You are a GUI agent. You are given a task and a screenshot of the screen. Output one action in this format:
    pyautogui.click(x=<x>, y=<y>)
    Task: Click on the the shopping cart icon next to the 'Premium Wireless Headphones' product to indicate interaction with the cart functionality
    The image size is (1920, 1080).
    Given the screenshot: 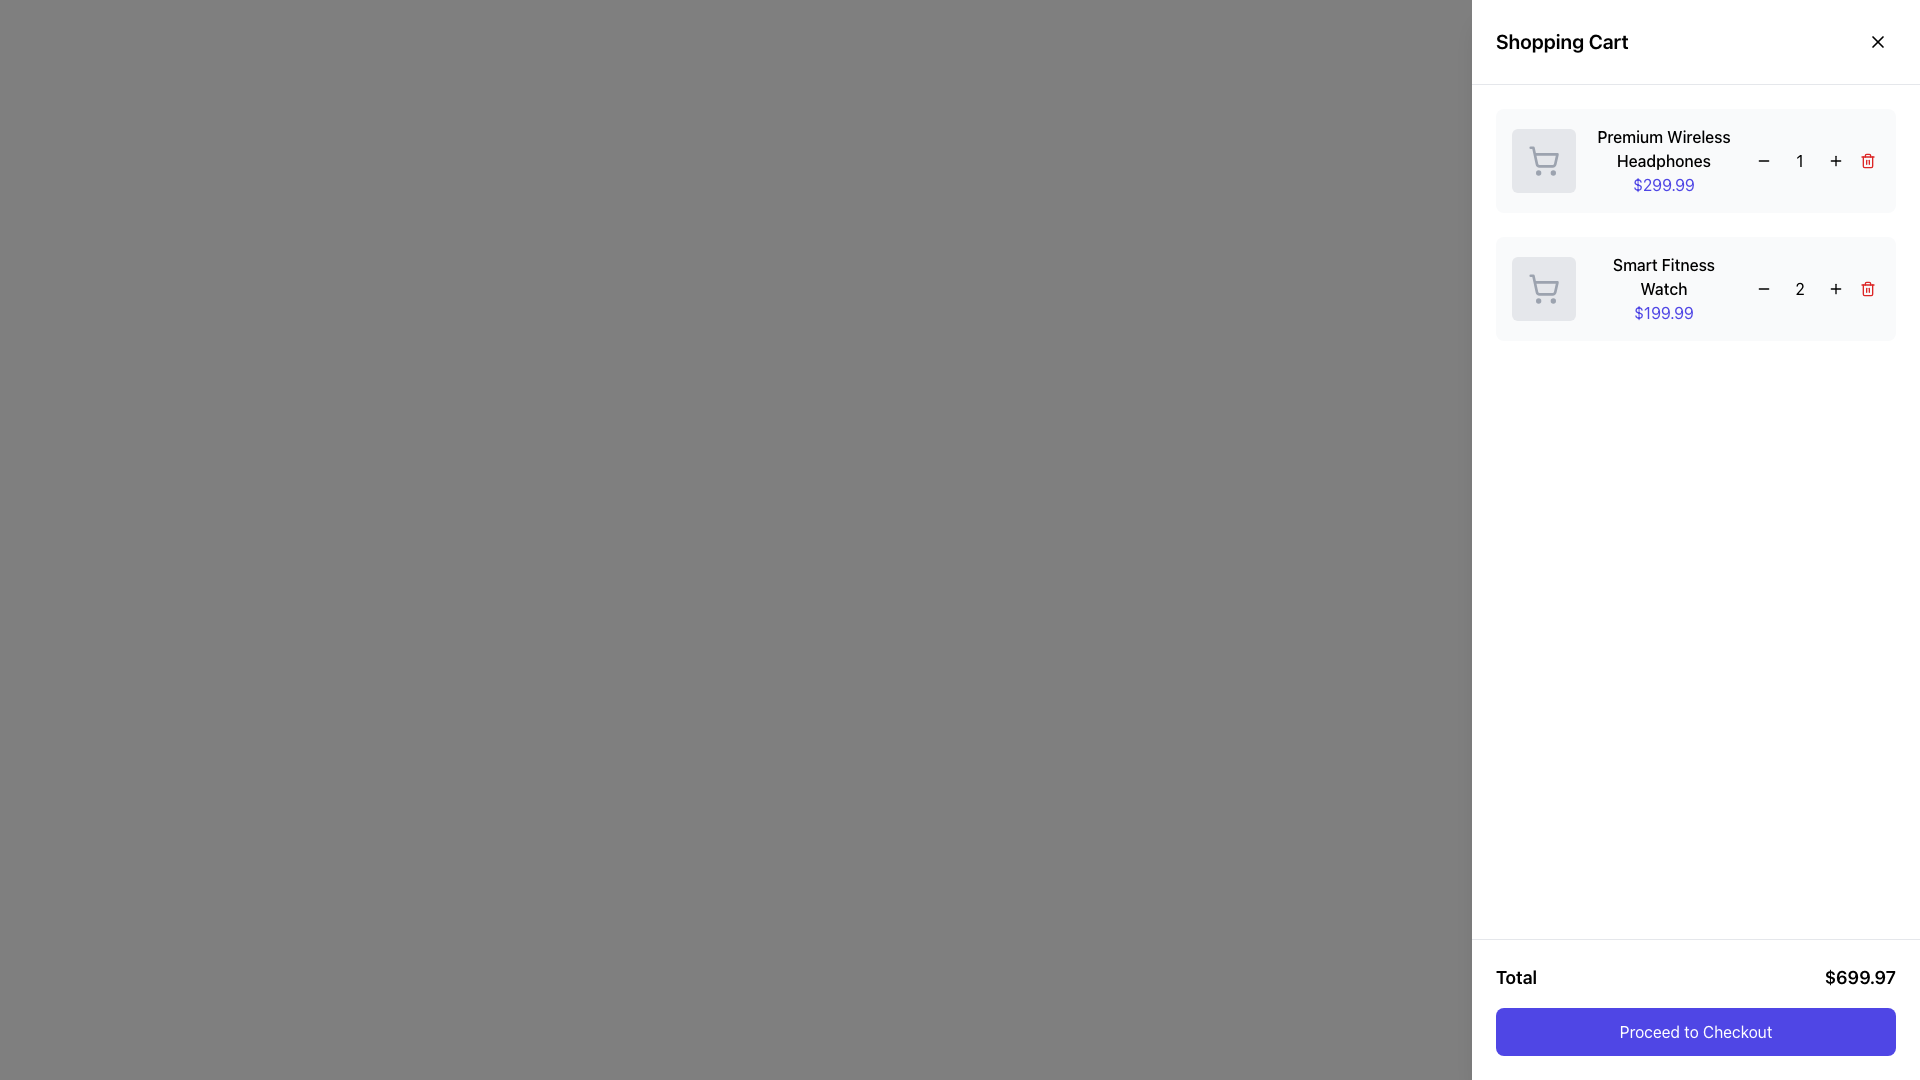 What is the action you would take?
    pyautogui.click(x=1543, y=160)
    